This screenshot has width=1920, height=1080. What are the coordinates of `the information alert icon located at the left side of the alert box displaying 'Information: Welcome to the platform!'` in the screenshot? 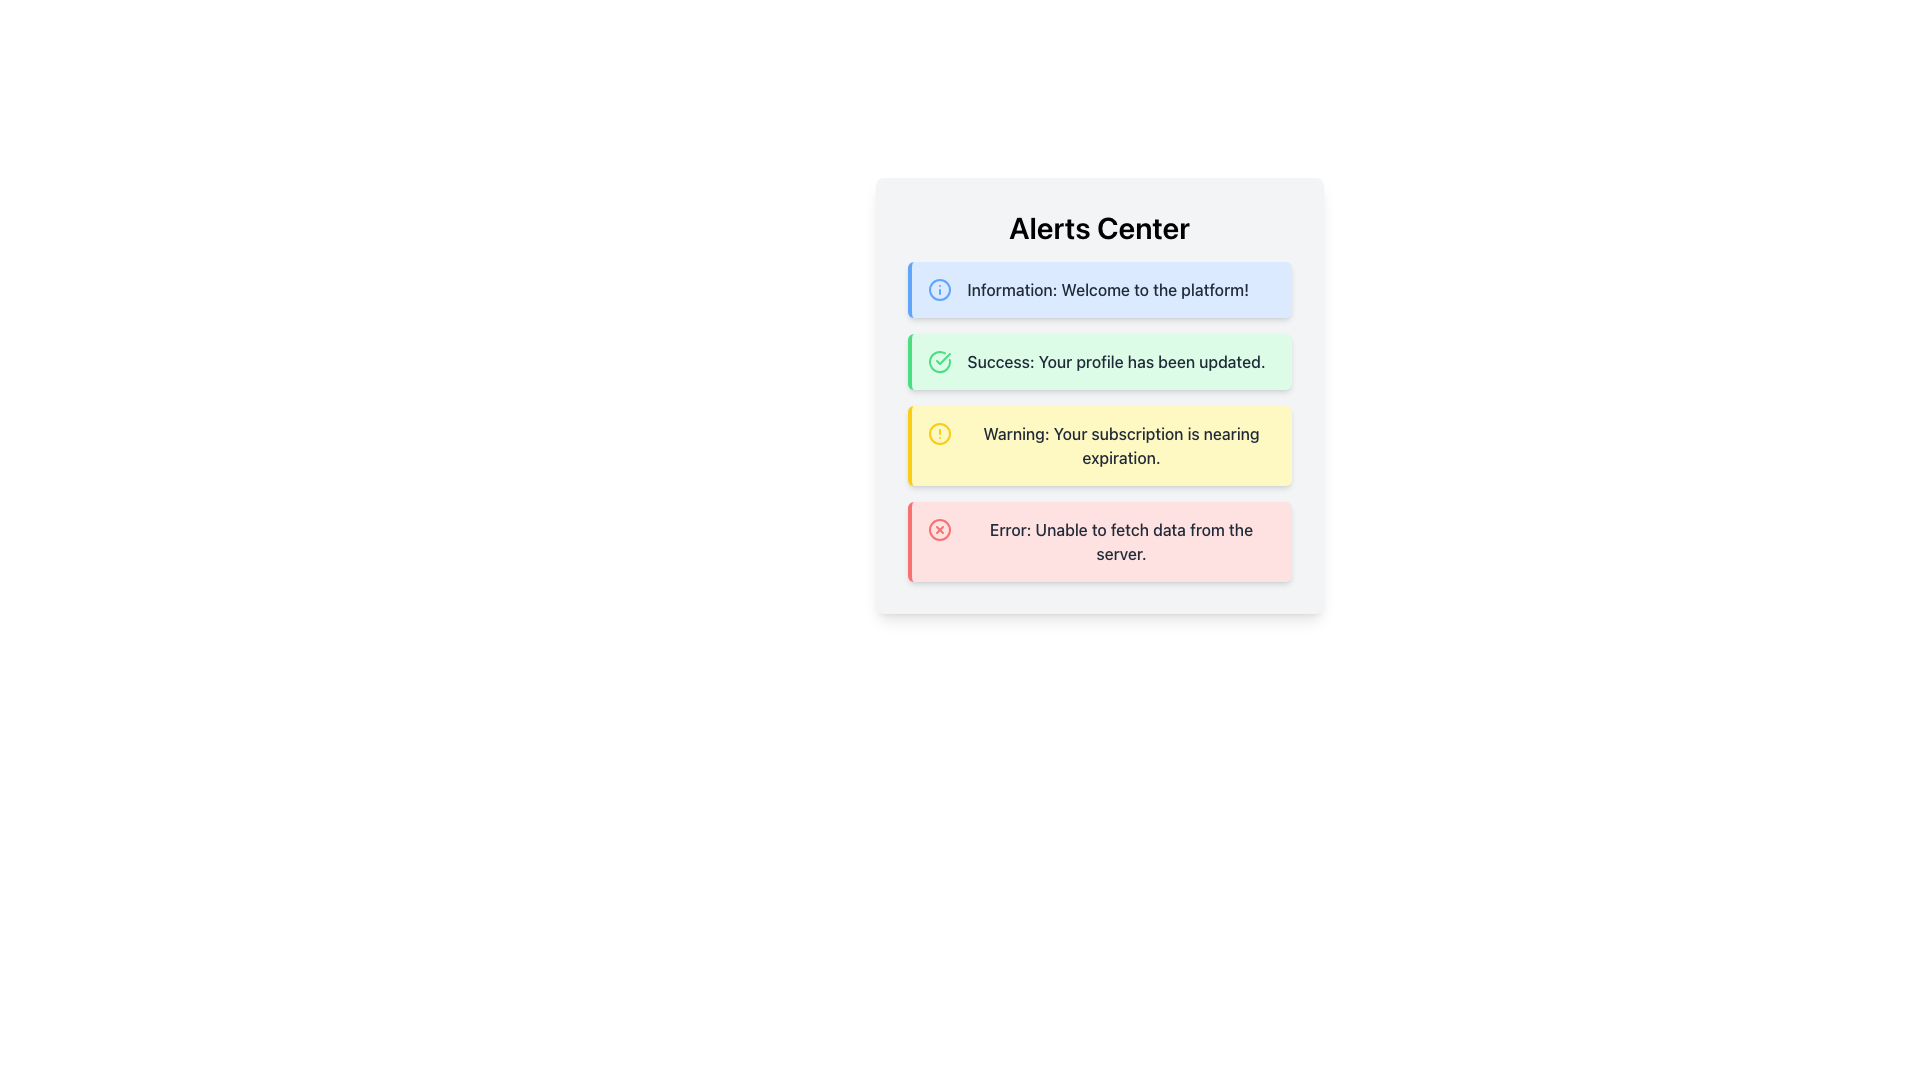 It's located at (946, 289).